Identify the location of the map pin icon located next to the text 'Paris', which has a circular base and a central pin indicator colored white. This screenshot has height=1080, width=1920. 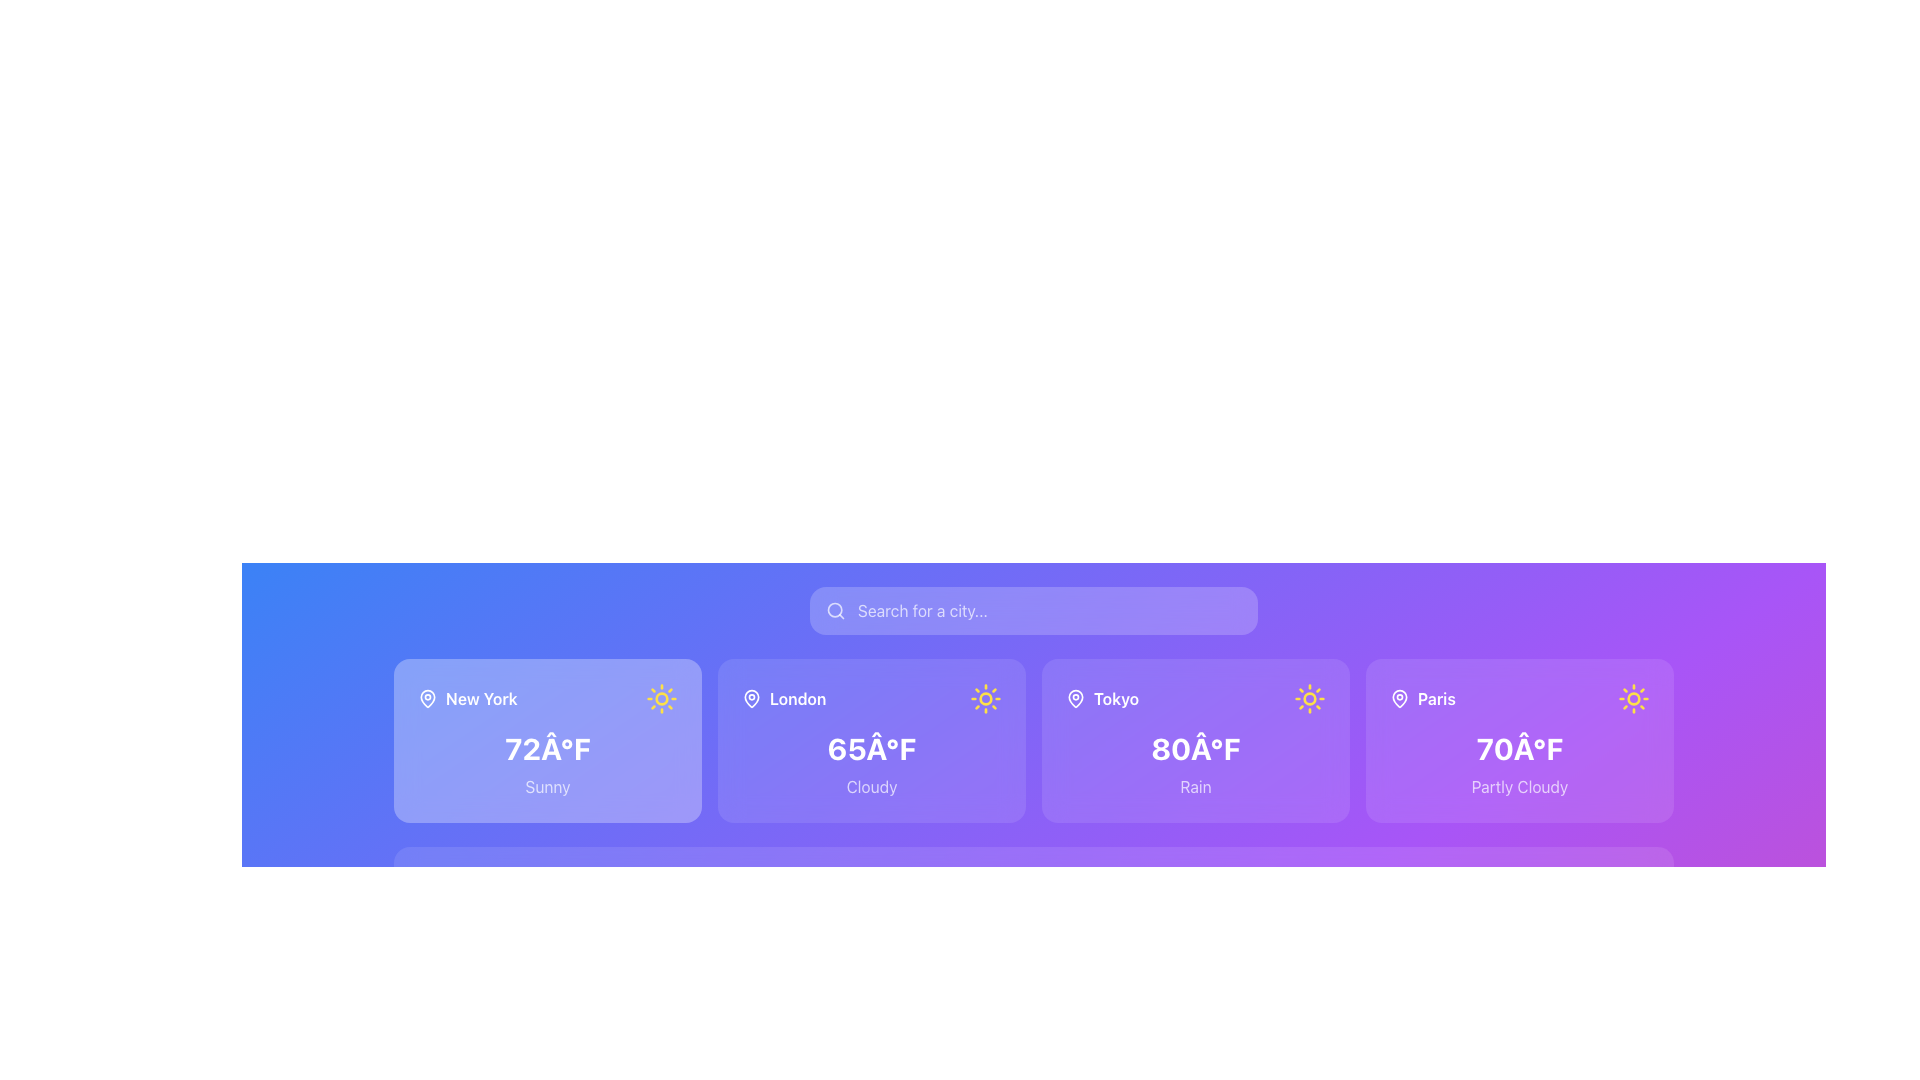
(1399, 697).